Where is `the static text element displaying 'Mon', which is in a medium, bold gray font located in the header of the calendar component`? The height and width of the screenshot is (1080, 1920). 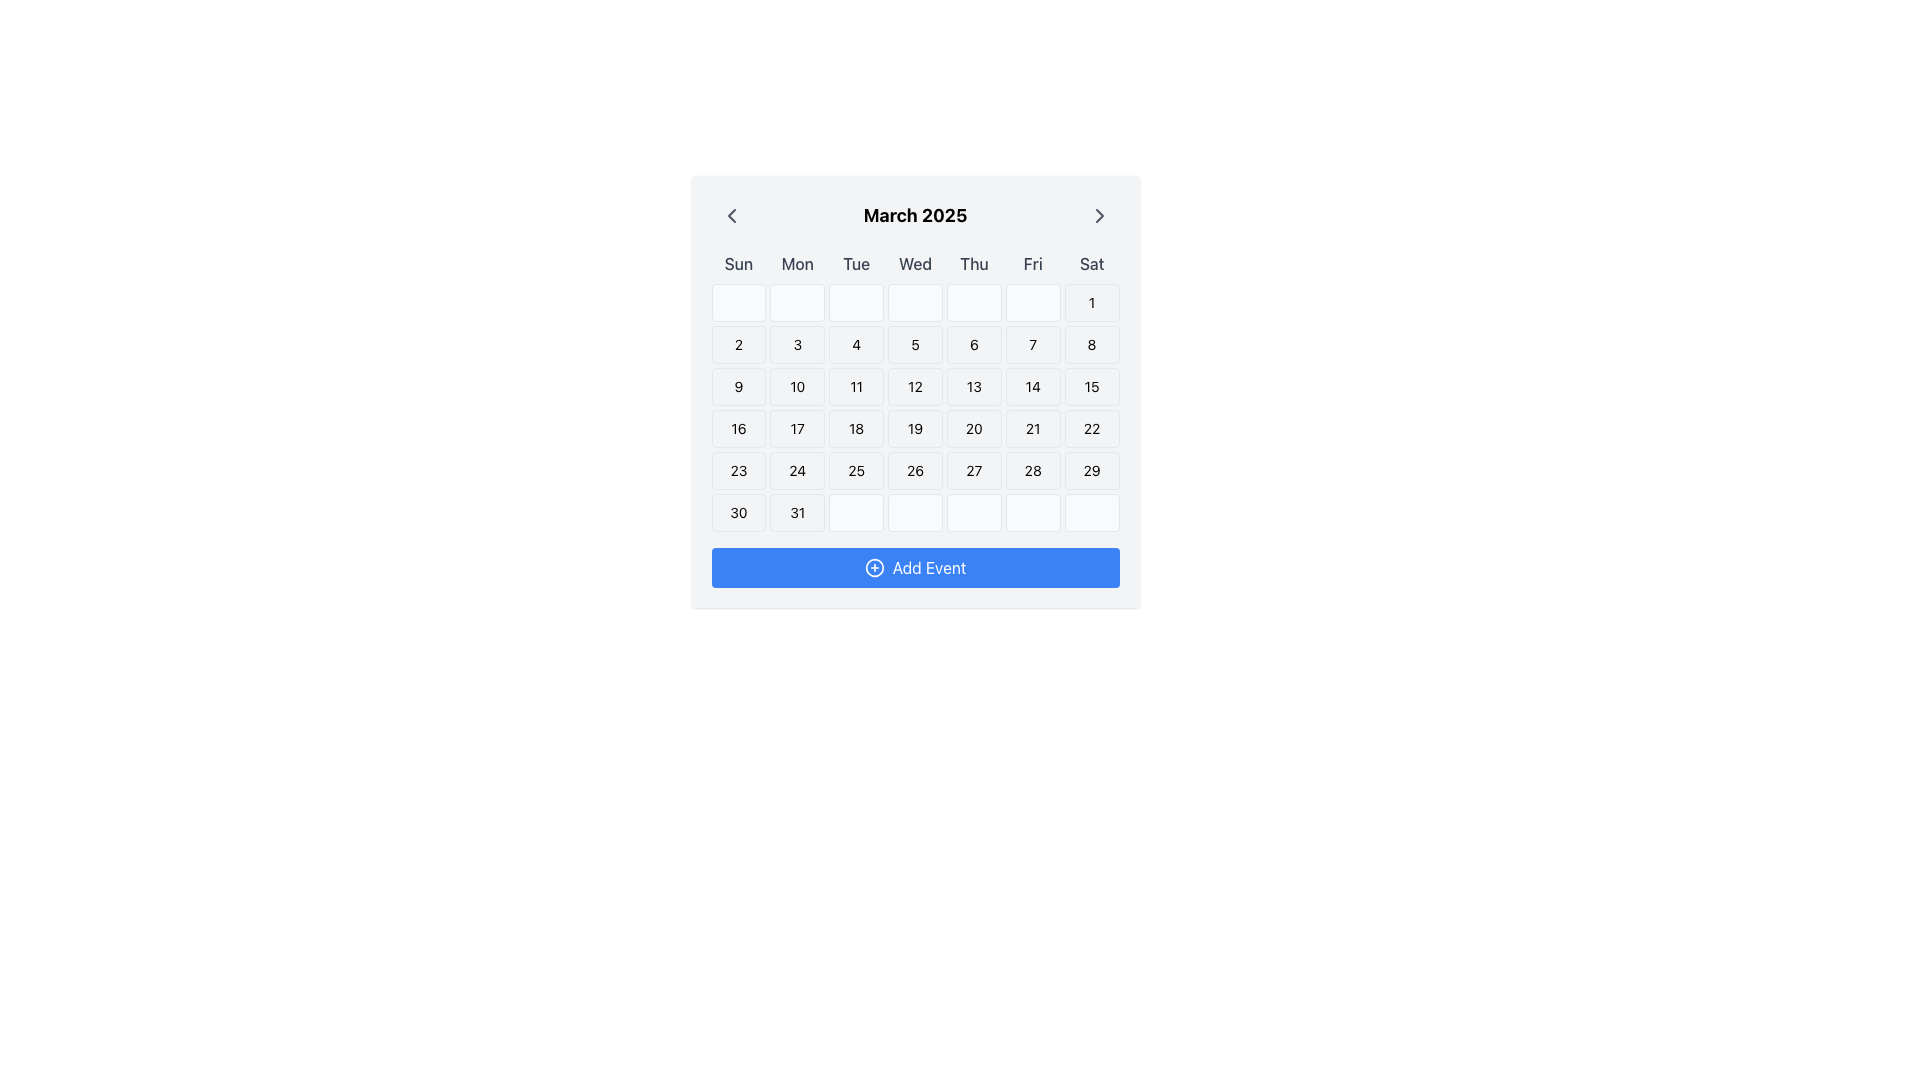 the static text element displaying 'Mon', which is in a medium, bold gray font located in the header of the calendar component is located at coordinates (796, 262).